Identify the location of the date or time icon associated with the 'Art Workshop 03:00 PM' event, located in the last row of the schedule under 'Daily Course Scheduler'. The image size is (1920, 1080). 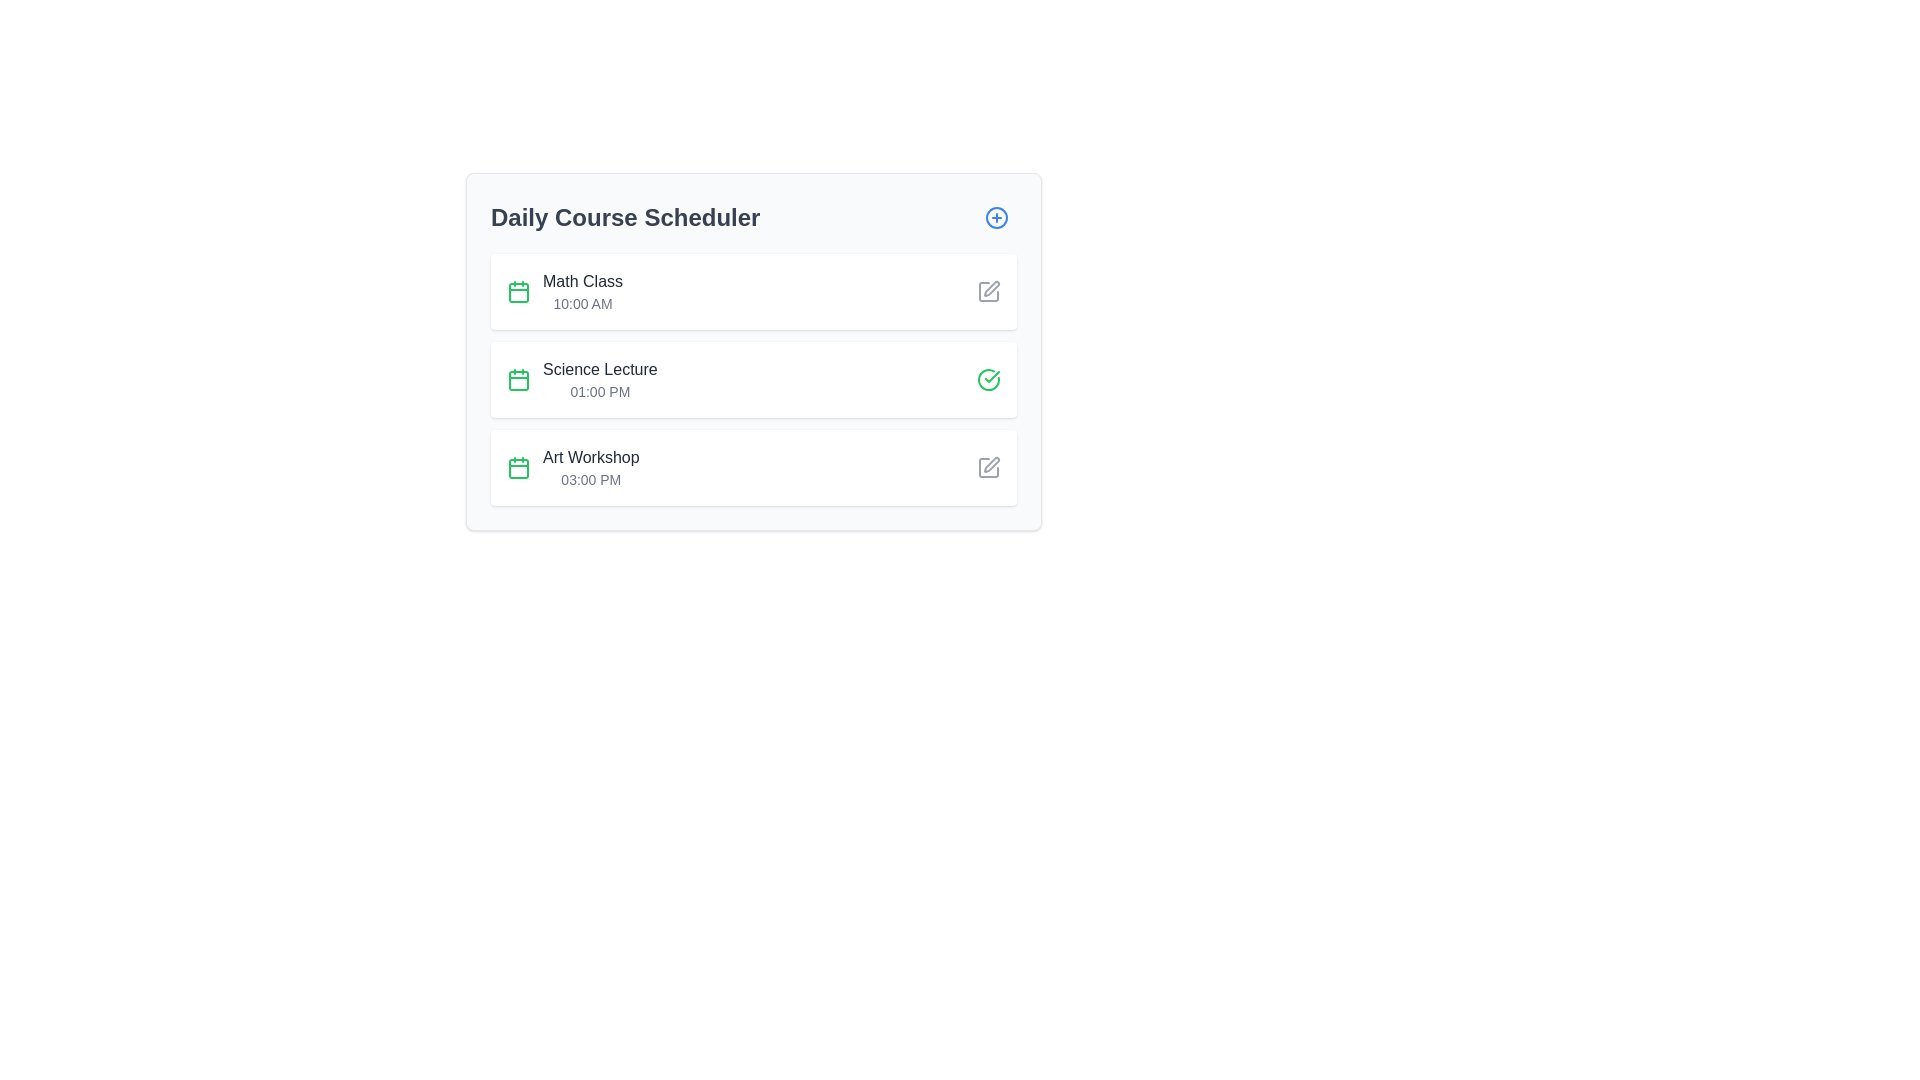
(518, 467).